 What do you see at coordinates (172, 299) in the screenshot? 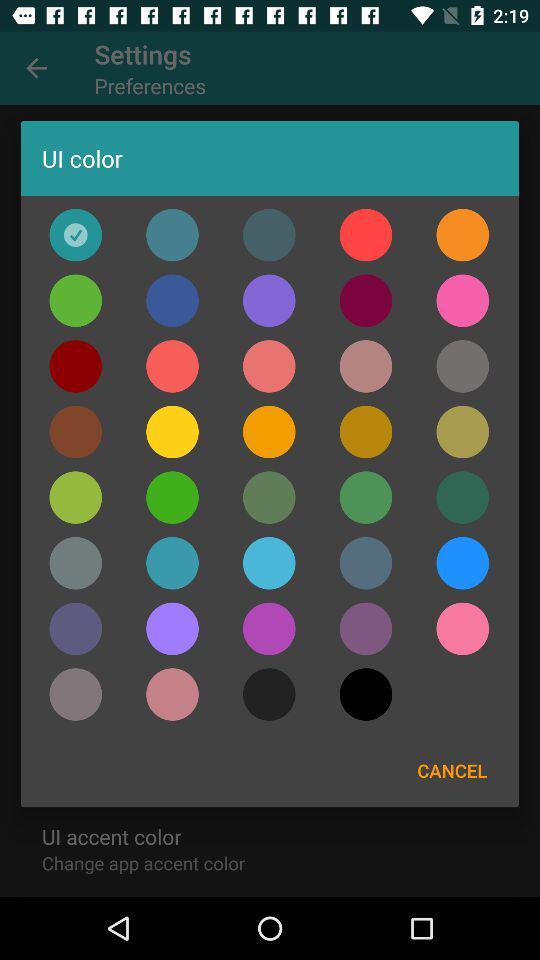
I see `selec one colour` at bounding box center [172, 299].